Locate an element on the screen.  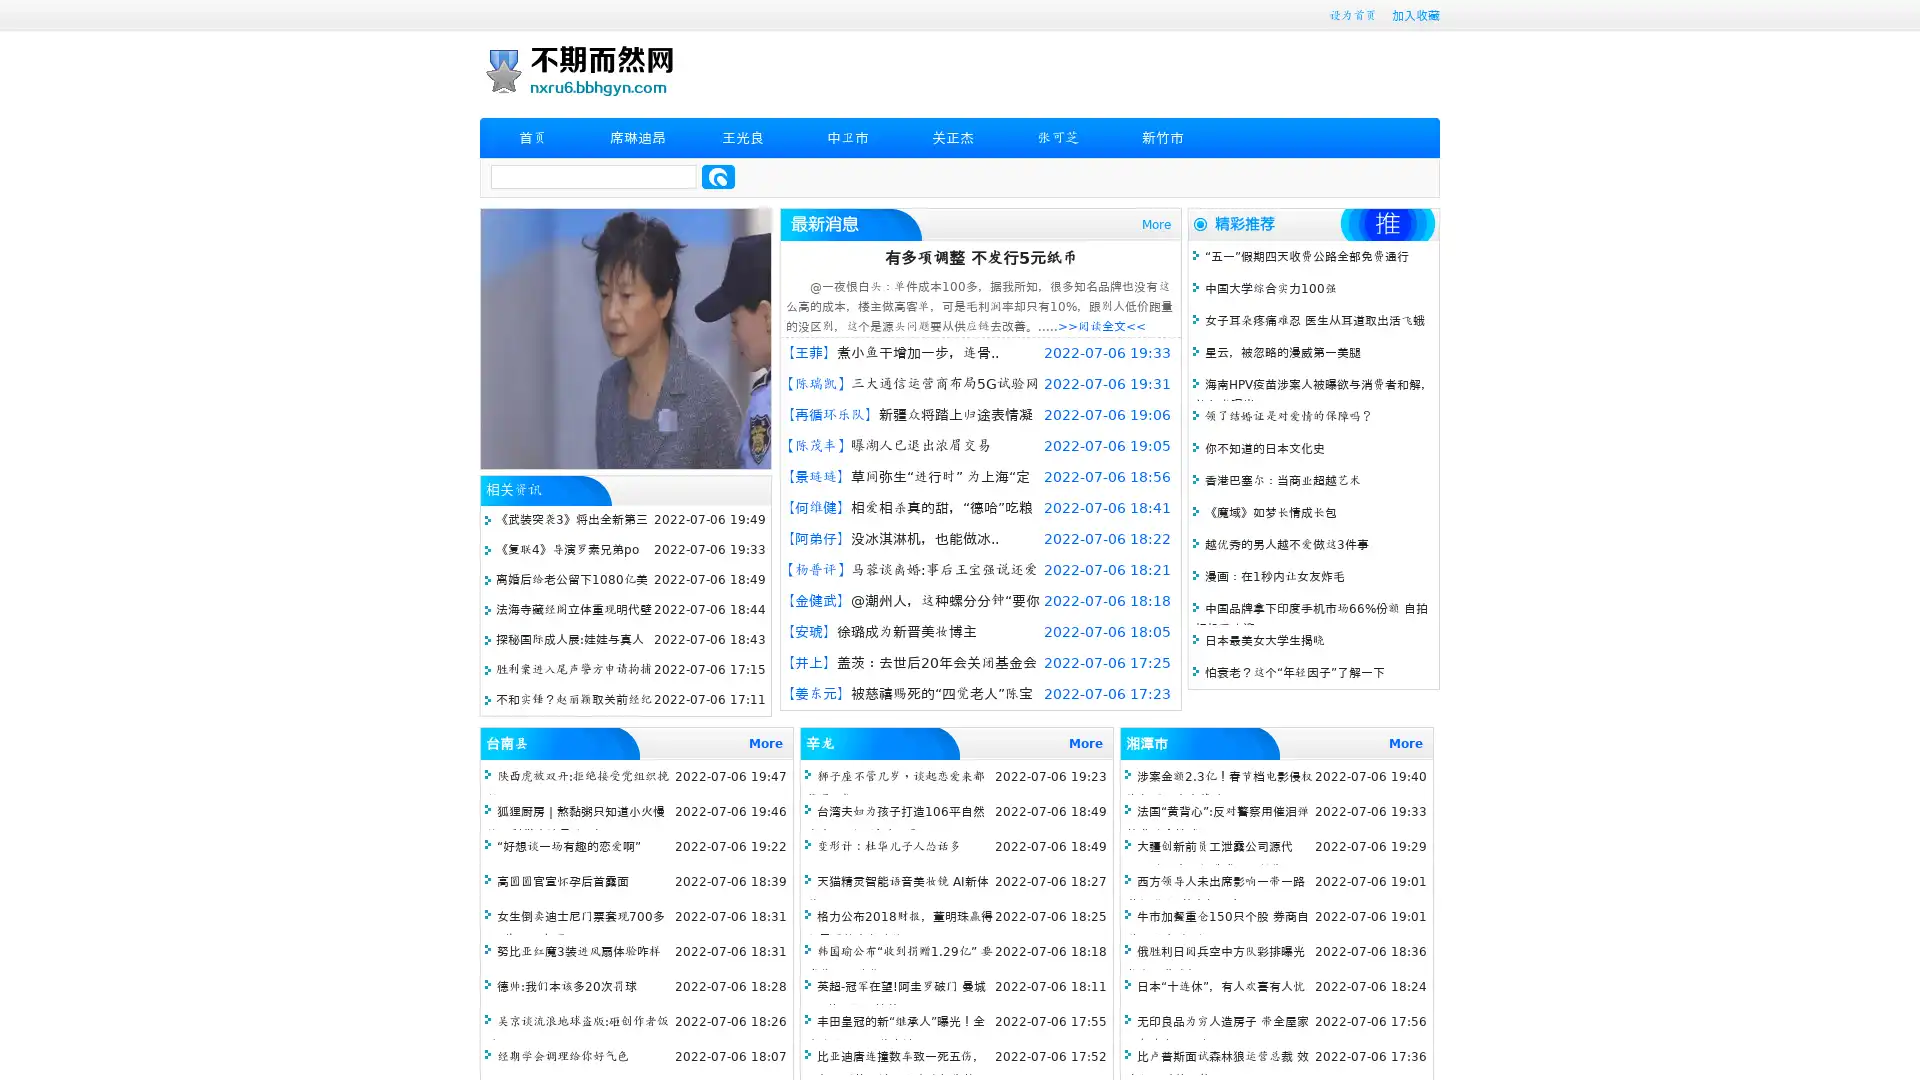
Search is located at coordinates (718, 176).